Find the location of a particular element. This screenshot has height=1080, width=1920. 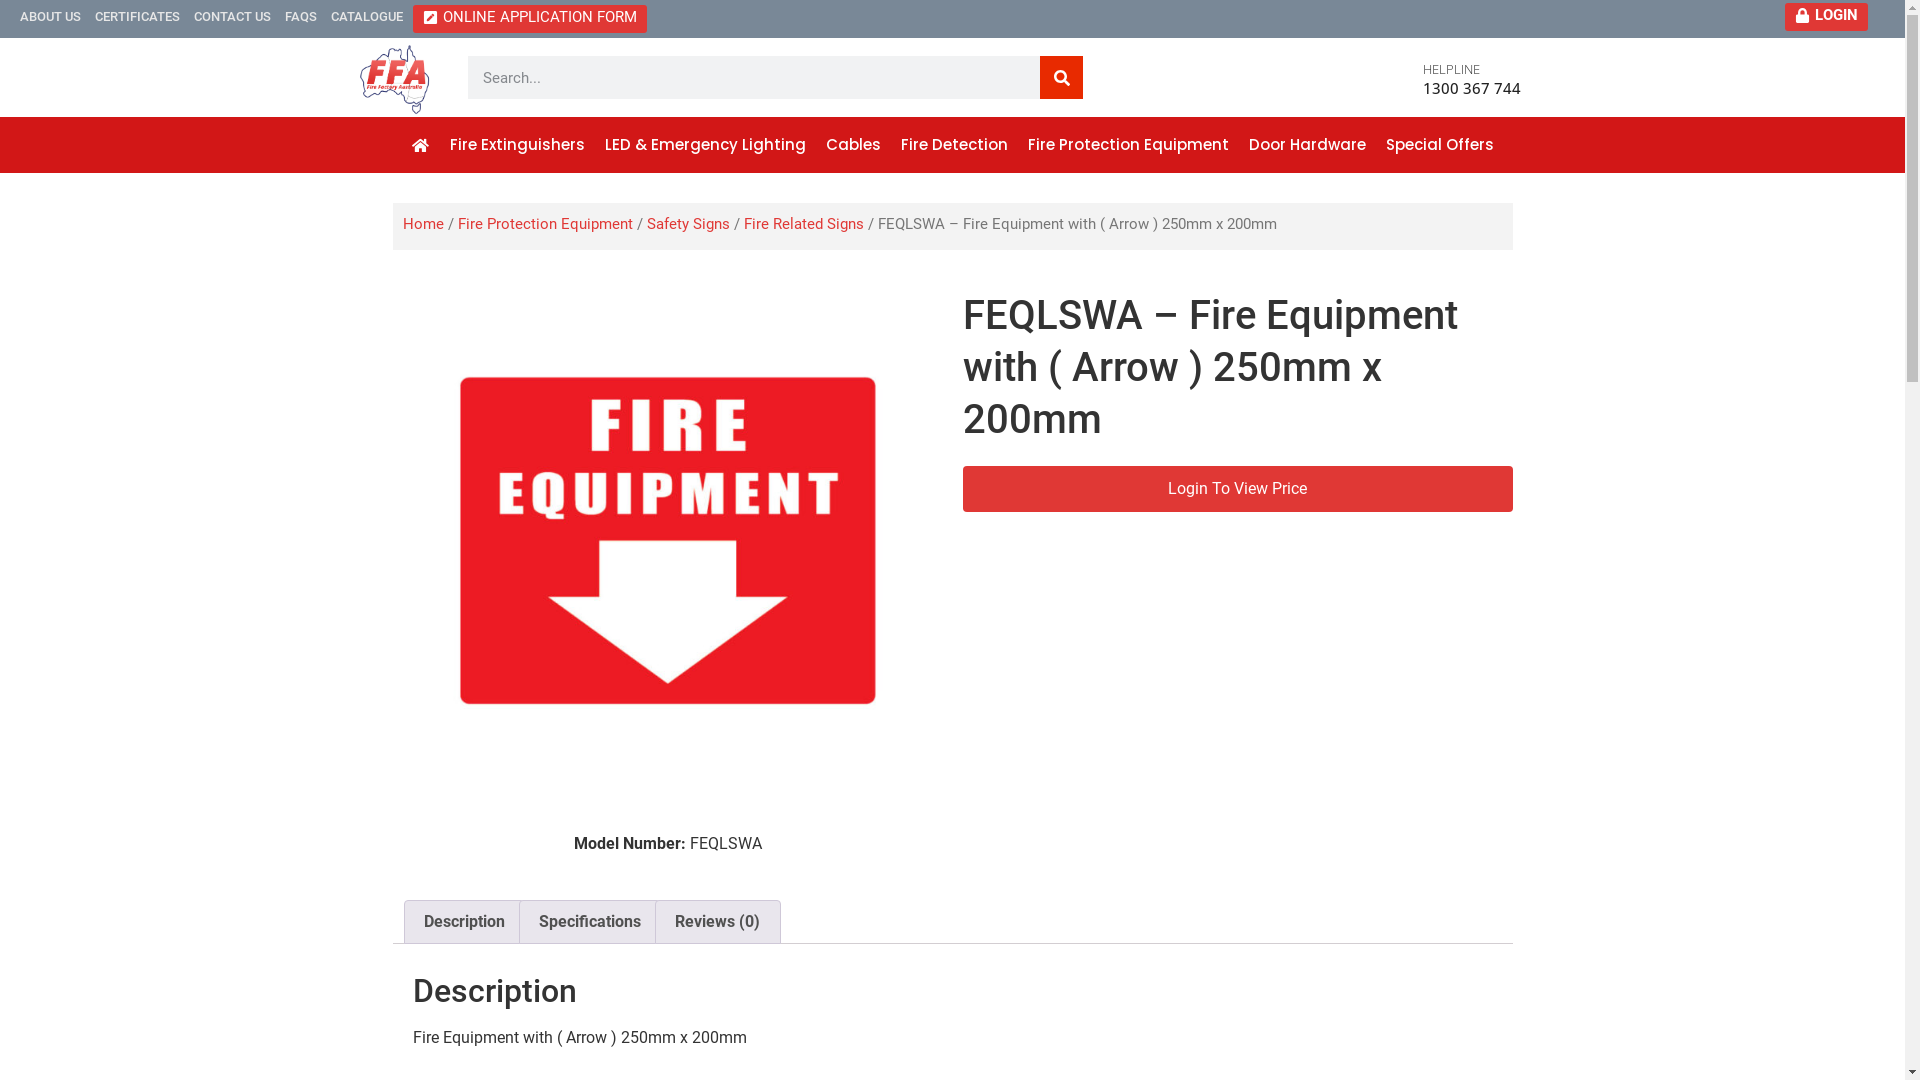

'ABOUT US' is located at coordinates (50, 15).